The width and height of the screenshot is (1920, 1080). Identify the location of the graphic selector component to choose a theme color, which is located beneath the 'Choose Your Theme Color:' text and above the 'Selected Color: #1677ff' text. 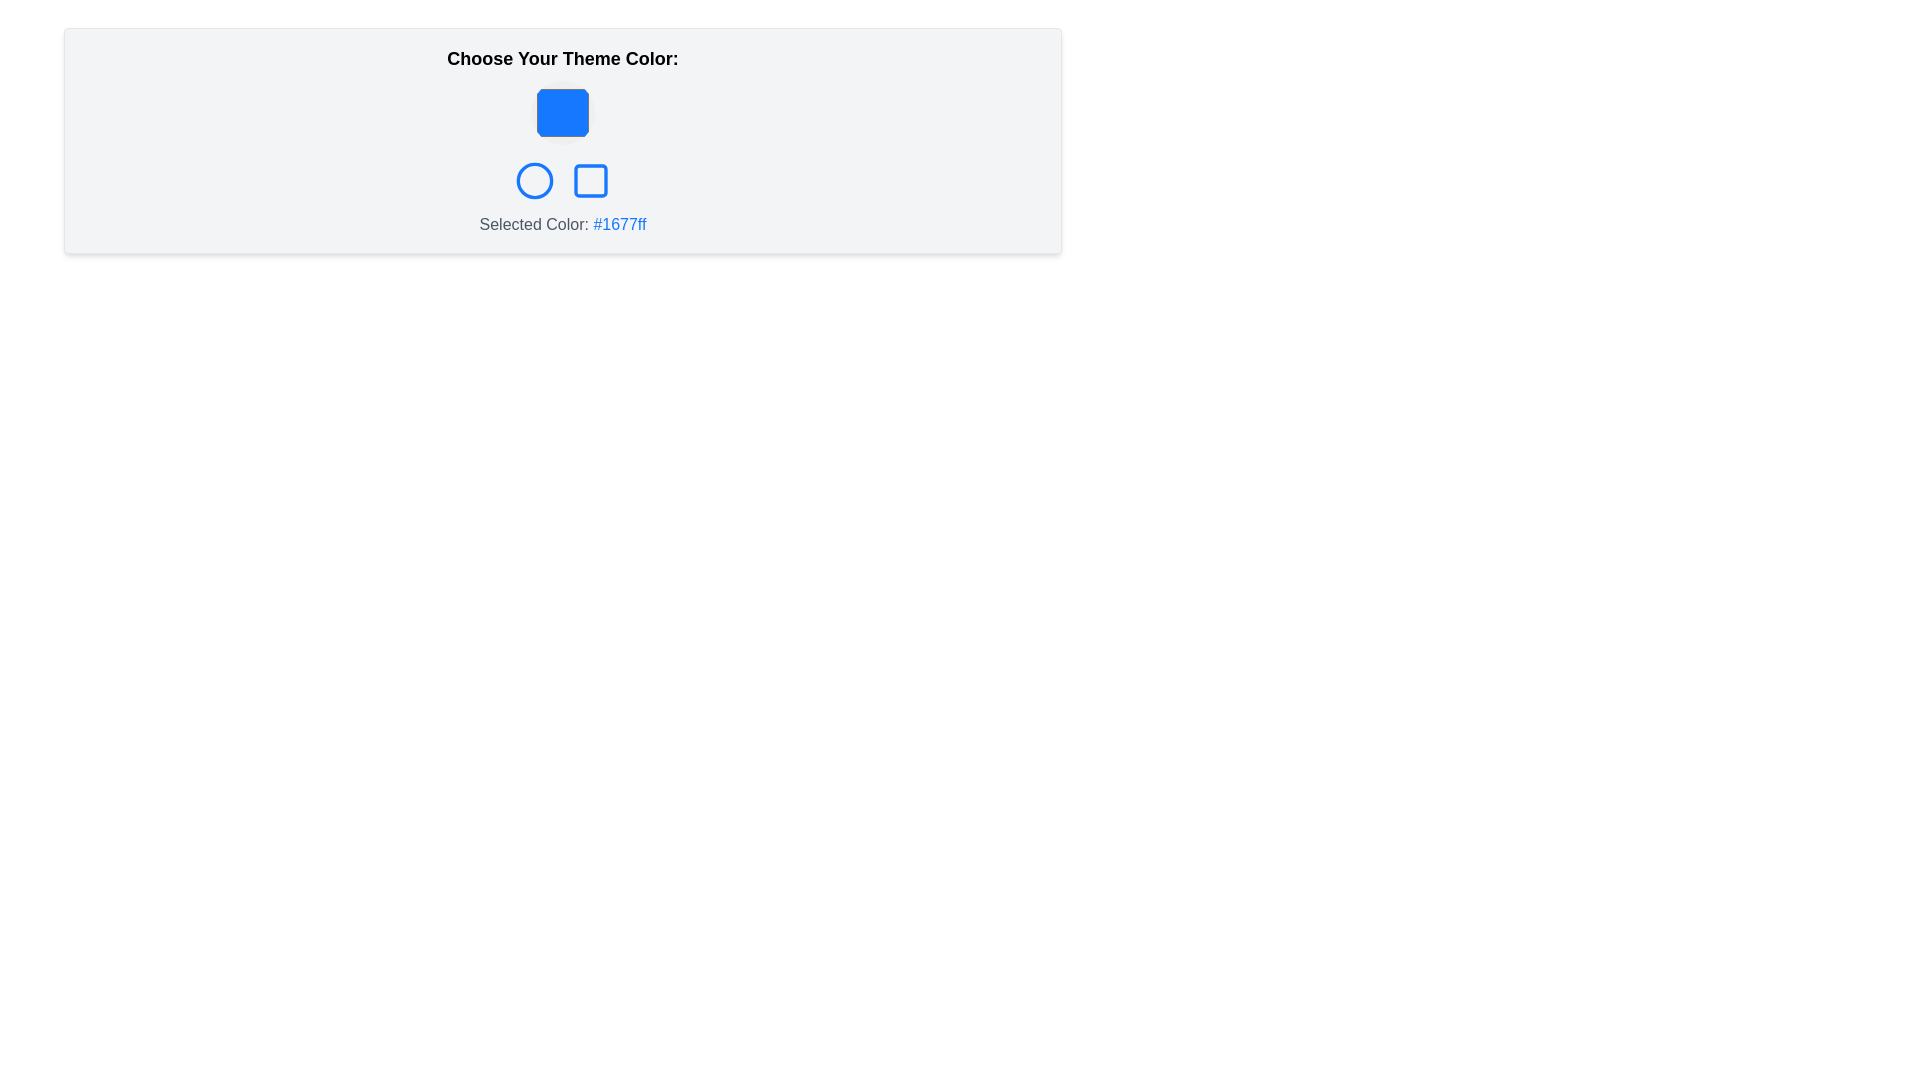
(561, 181).